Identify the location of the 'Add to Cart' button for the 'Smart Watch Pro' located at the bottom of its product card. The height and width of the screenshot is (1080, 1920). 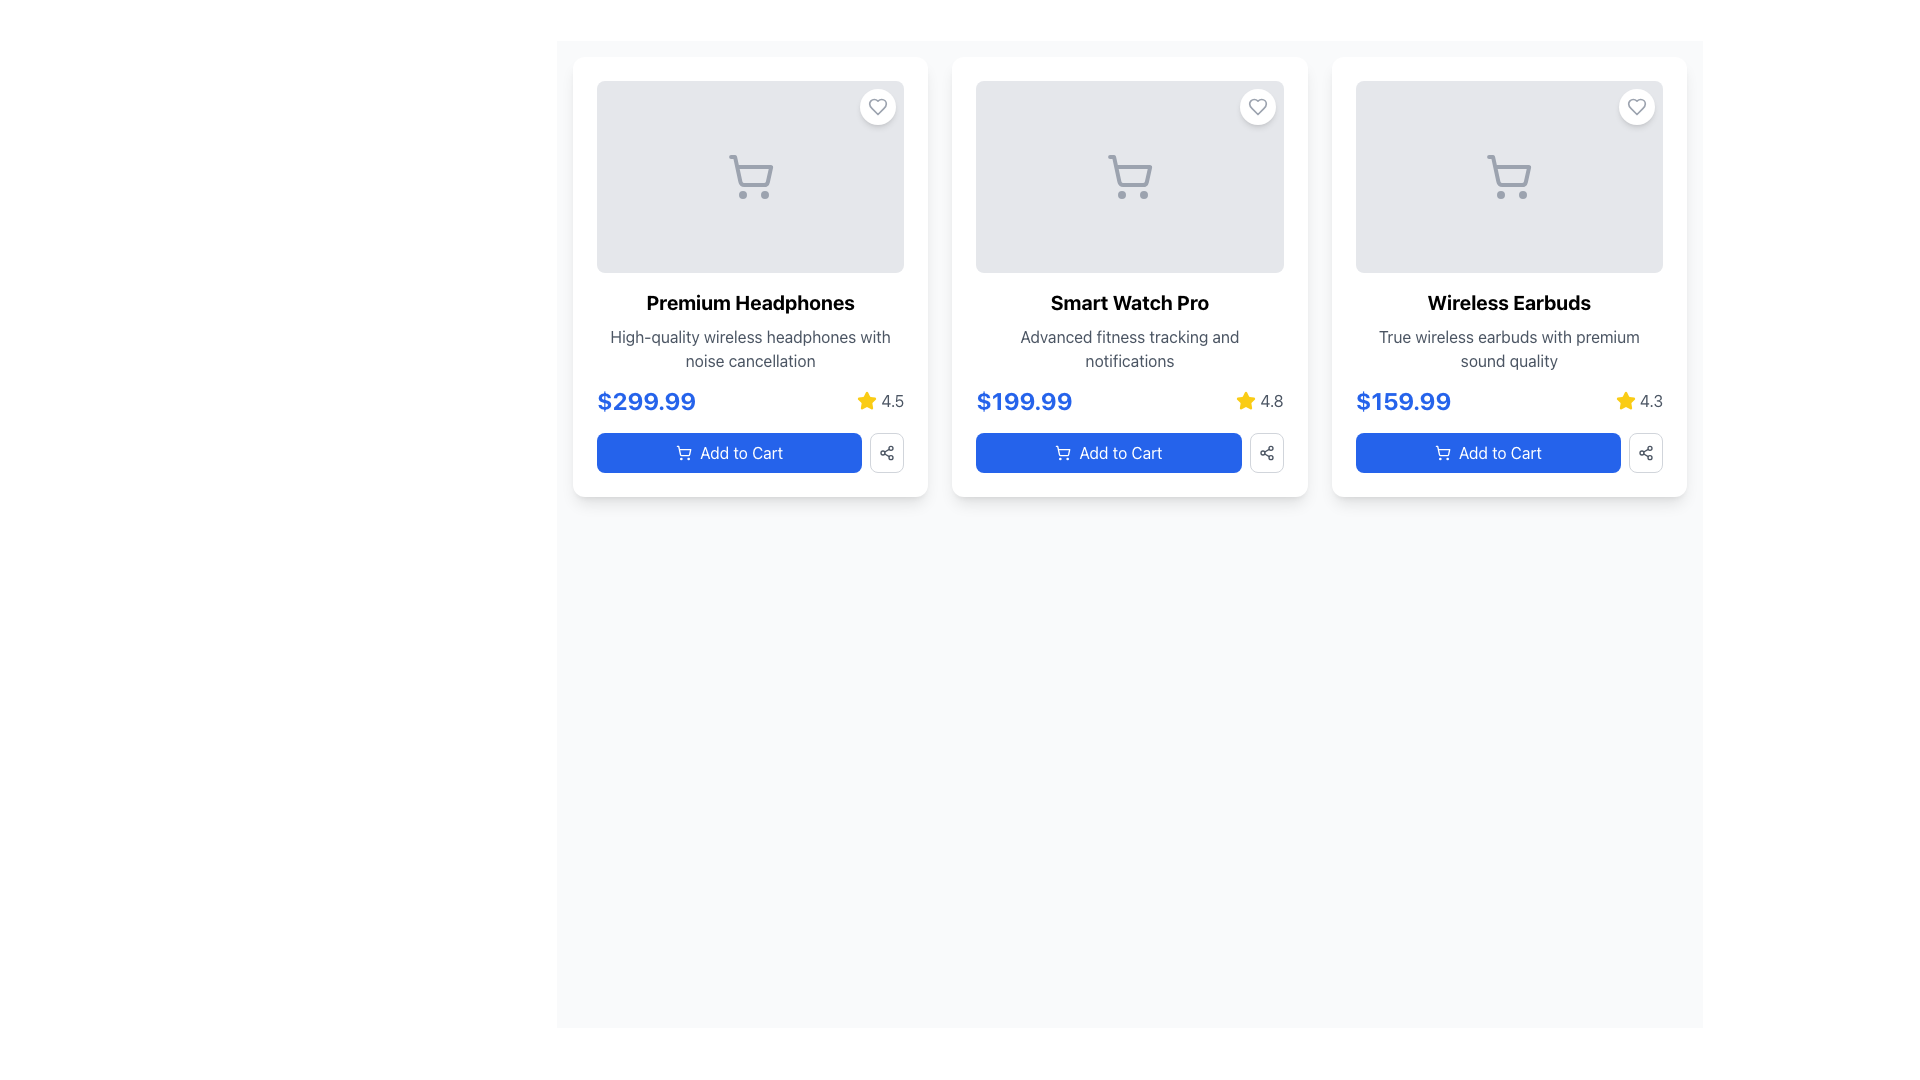
(1107, 452).